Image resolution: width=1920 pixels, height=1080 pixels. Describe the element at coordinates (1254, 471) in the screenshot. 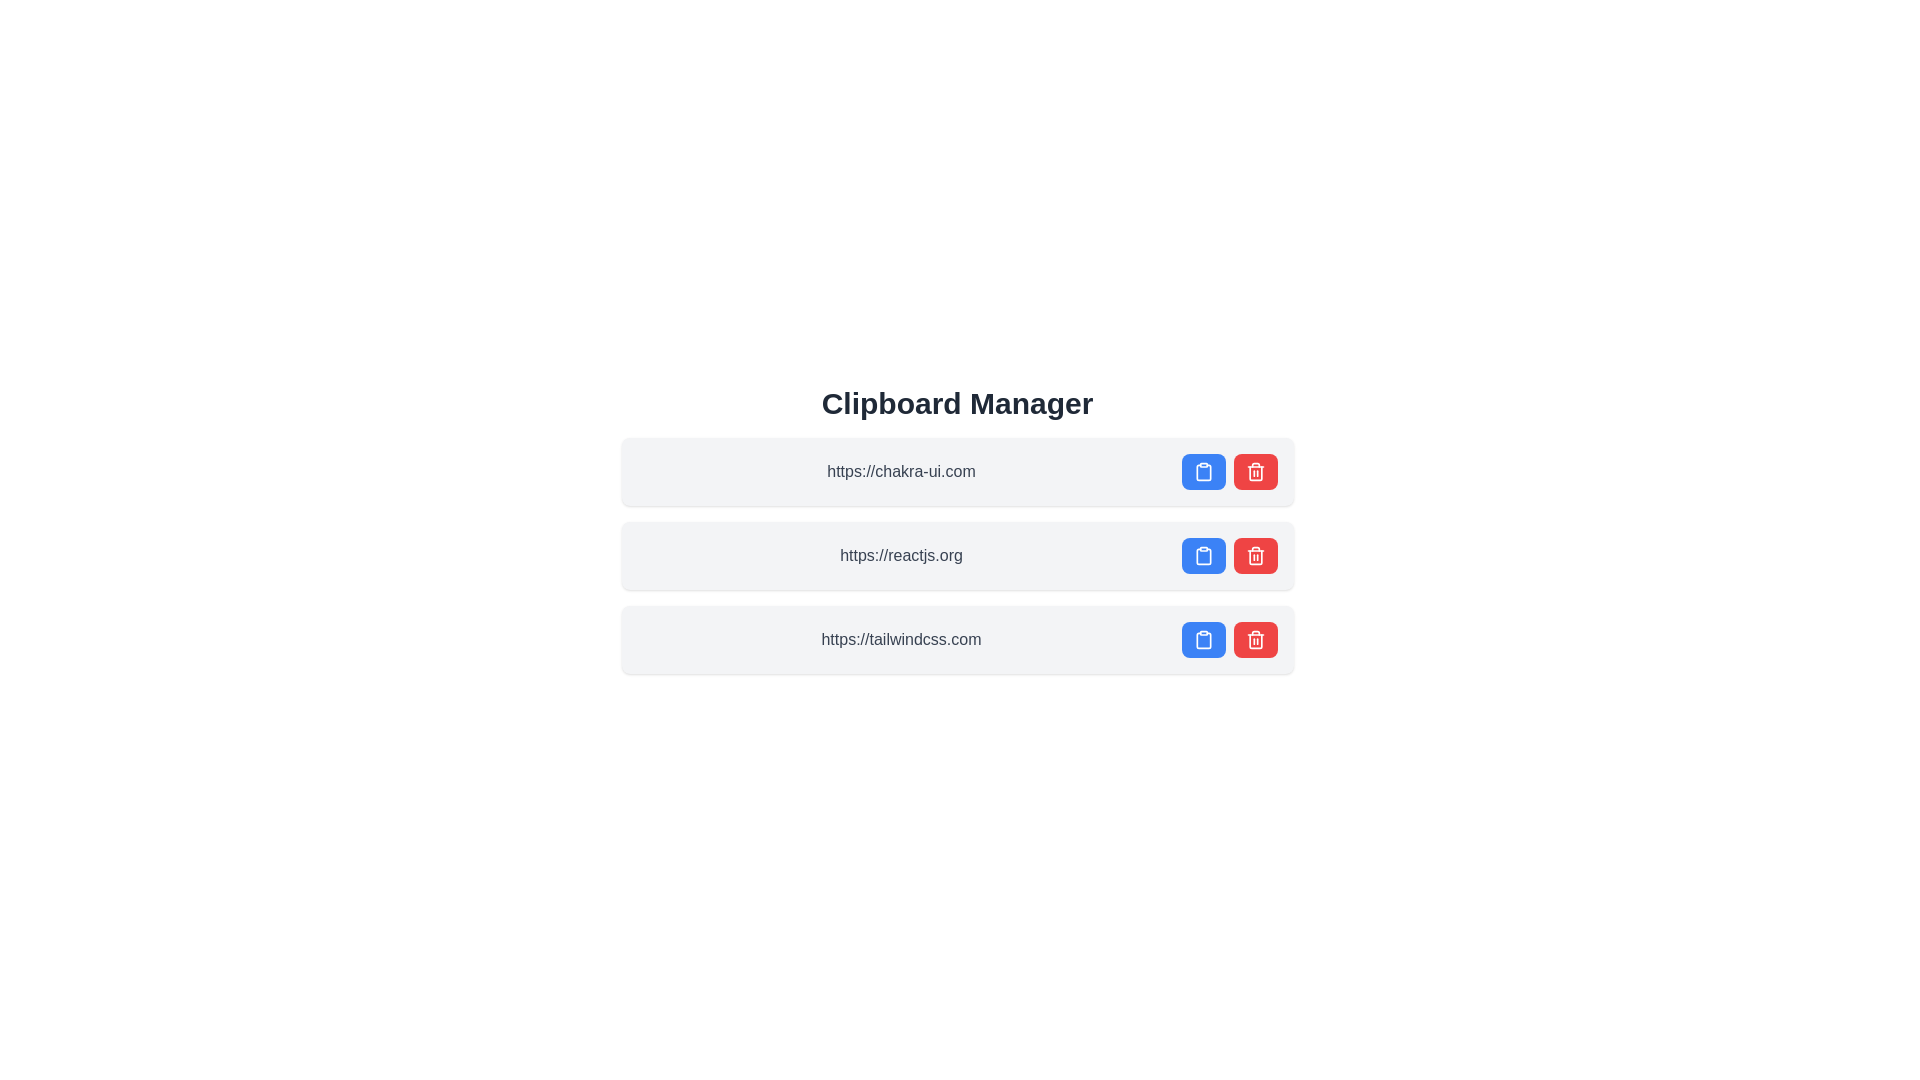

I see `the red rectangular button with a trash can icon` at that location.